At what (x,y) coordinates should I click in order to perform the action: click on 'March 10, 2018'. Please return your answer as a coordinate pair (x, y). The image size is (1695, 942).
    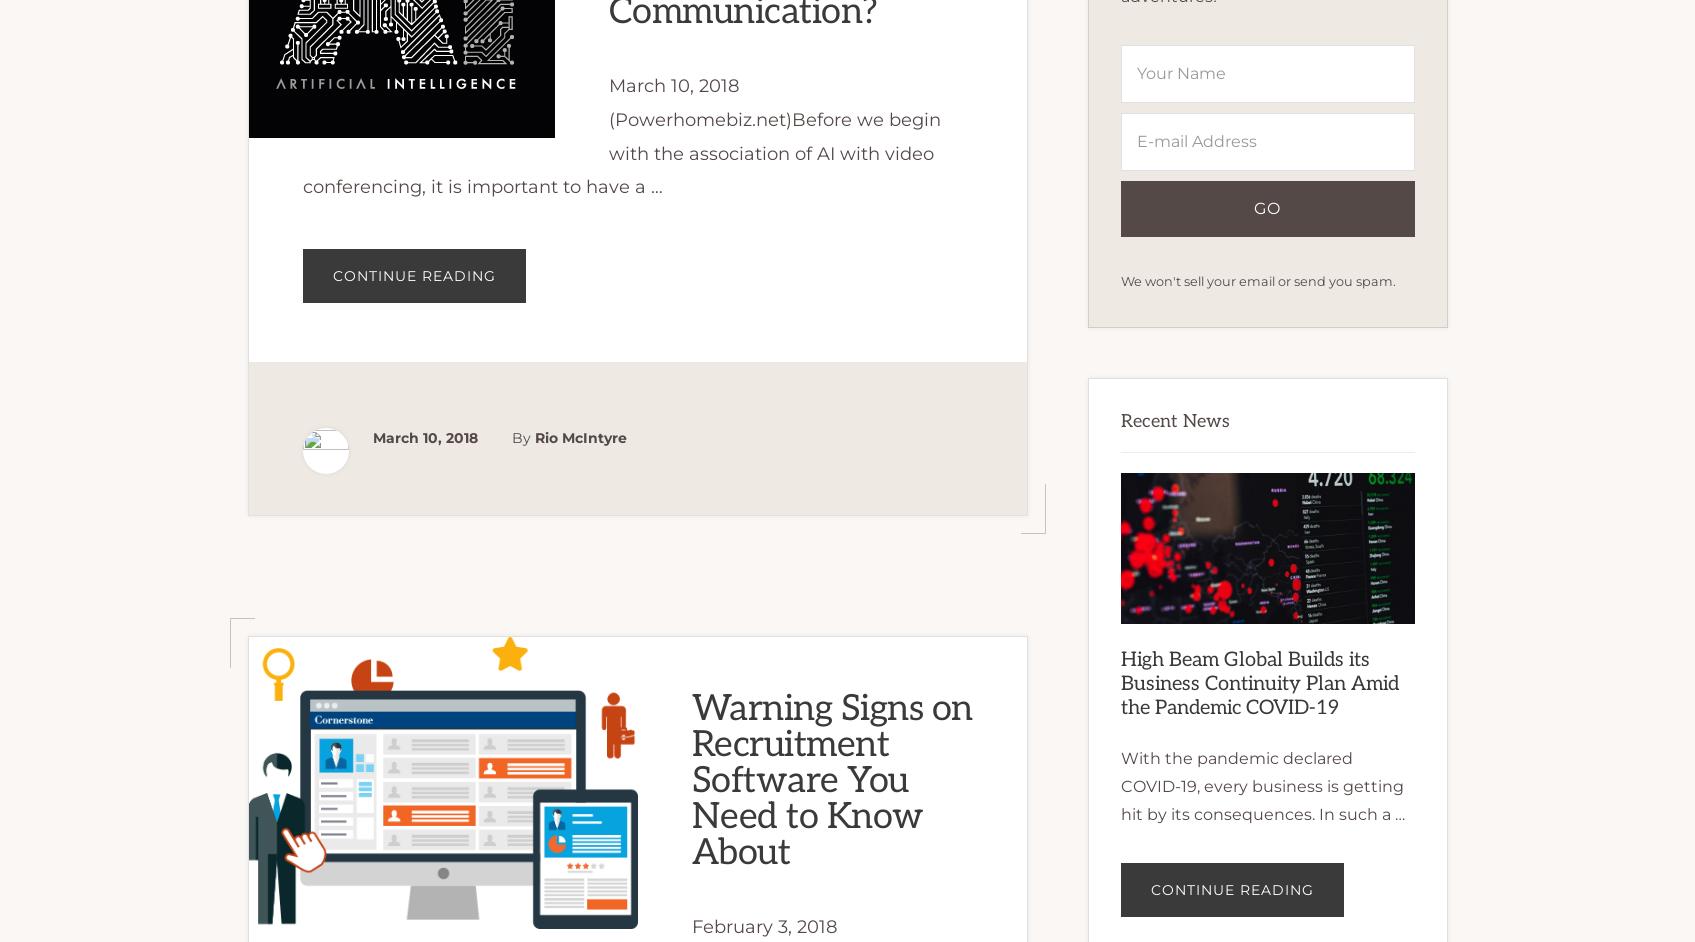
    Looking at the image, I should click on (424, 435).